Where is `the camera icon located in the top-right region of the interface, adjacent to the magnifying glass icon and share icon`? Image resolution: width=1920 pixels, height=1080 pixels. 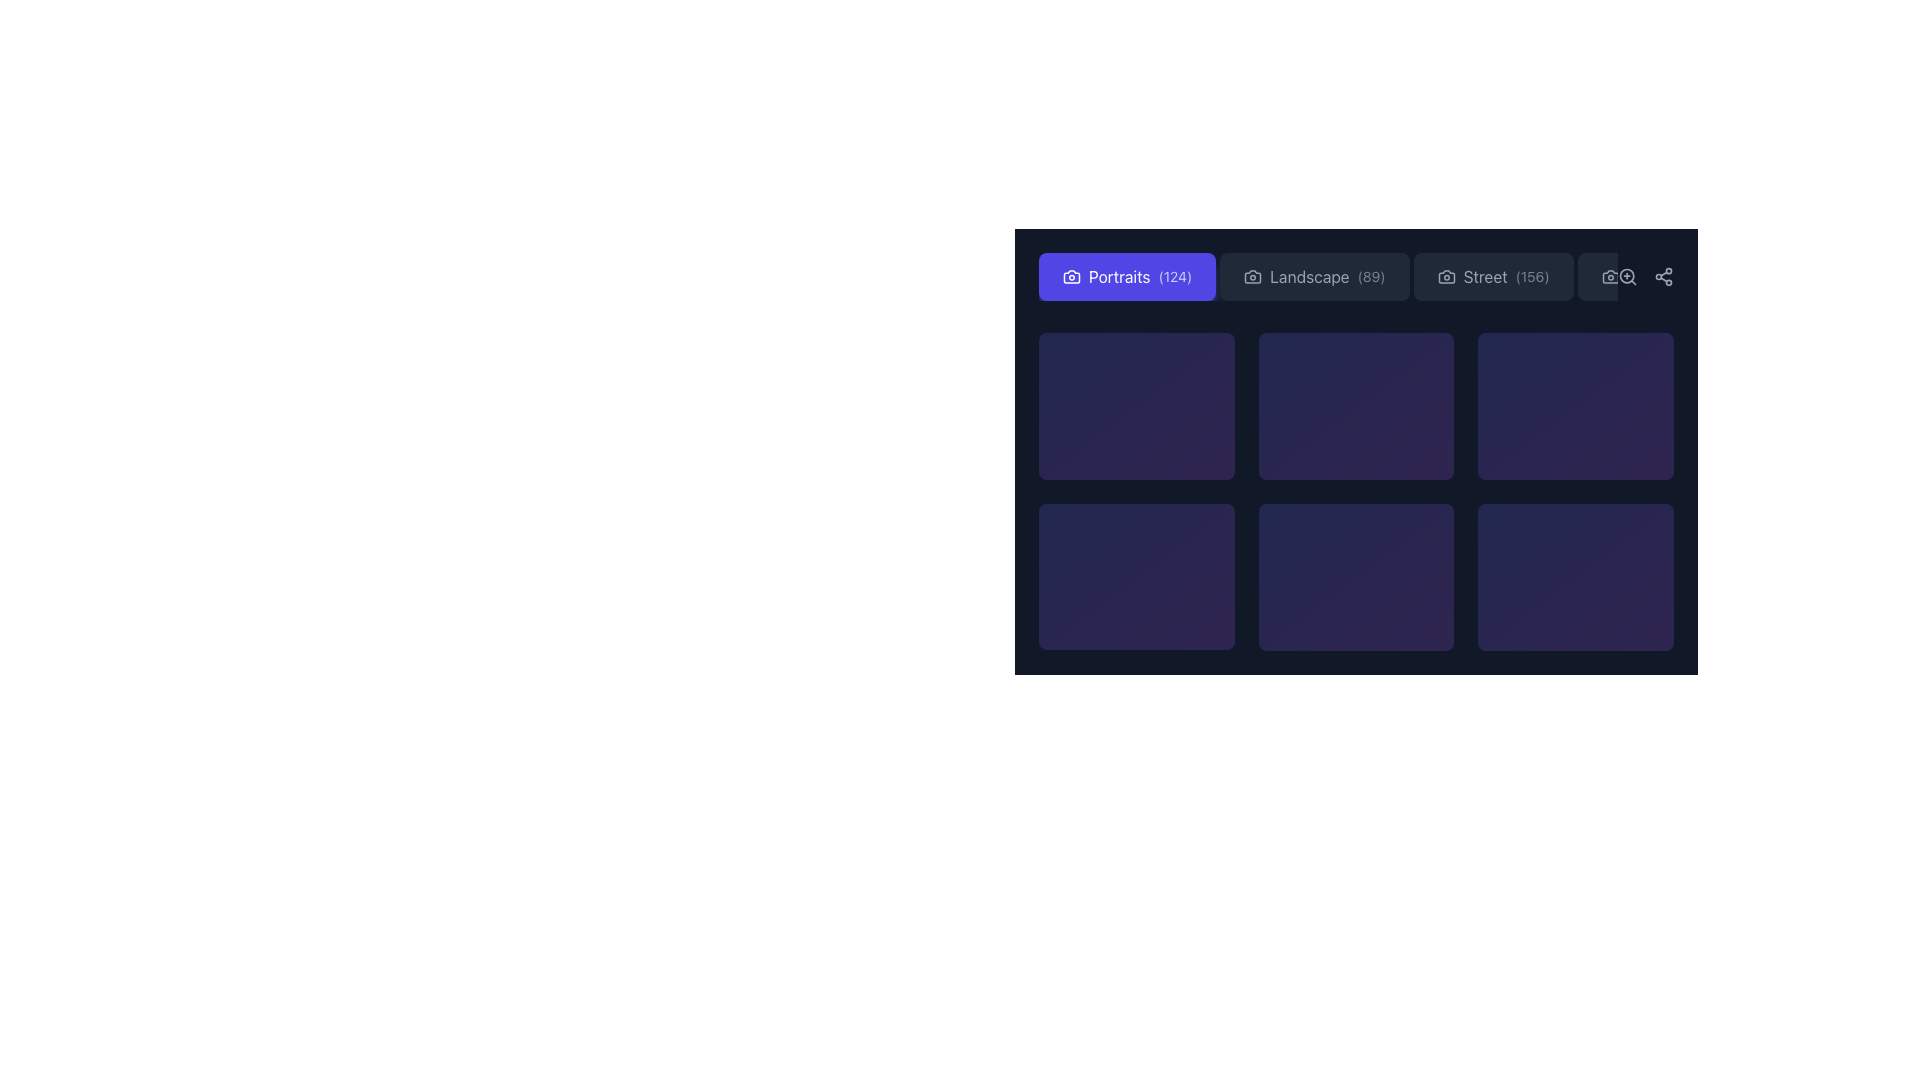
the camera icon located in the top-right region of the interface, adjacent to the magnifying glass icon and share icon is located at coordinates (1610, 277).